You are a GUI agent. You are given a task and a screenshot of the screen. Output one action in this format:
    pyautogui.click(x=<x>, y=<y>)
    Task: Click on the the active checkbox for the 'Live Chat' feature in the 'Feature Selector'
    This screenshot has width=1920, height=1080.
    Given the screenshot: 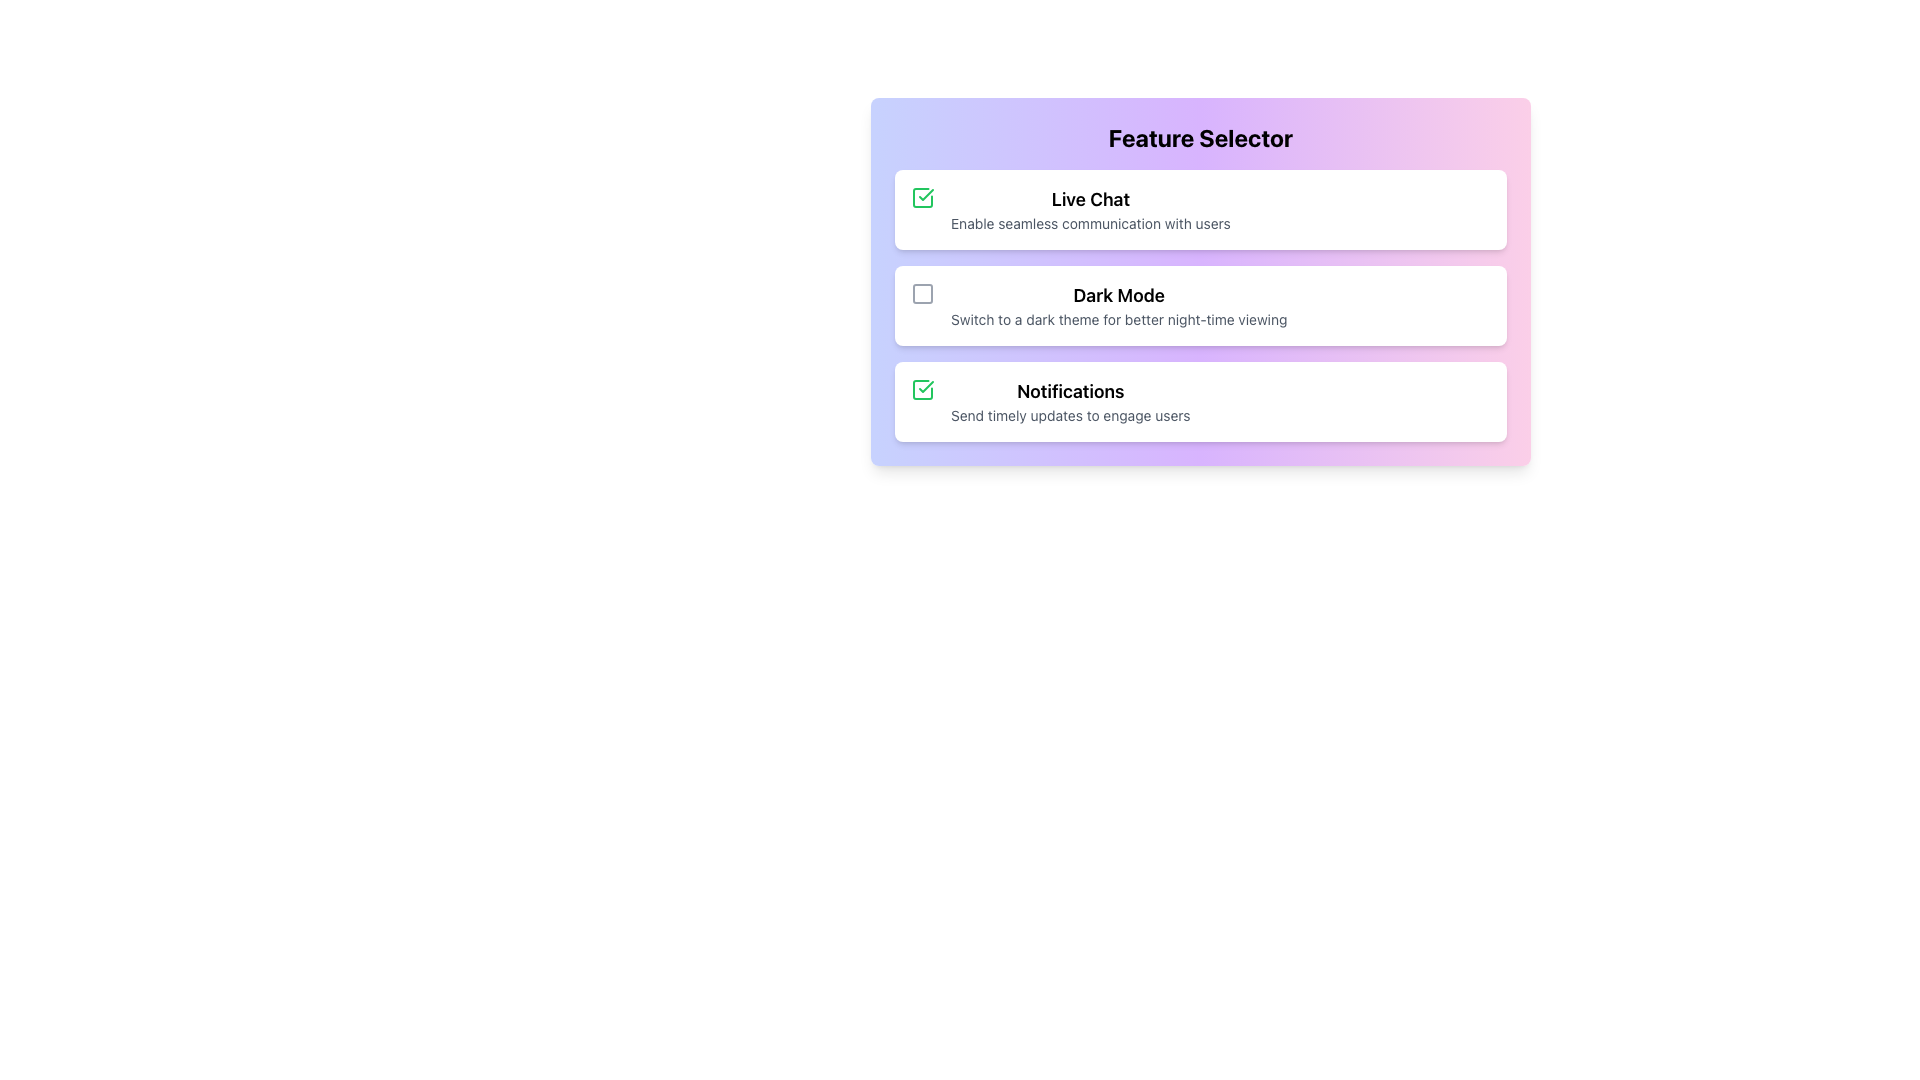 What is the action you would take?
    pyautogui.click(x=921, y=389)
    